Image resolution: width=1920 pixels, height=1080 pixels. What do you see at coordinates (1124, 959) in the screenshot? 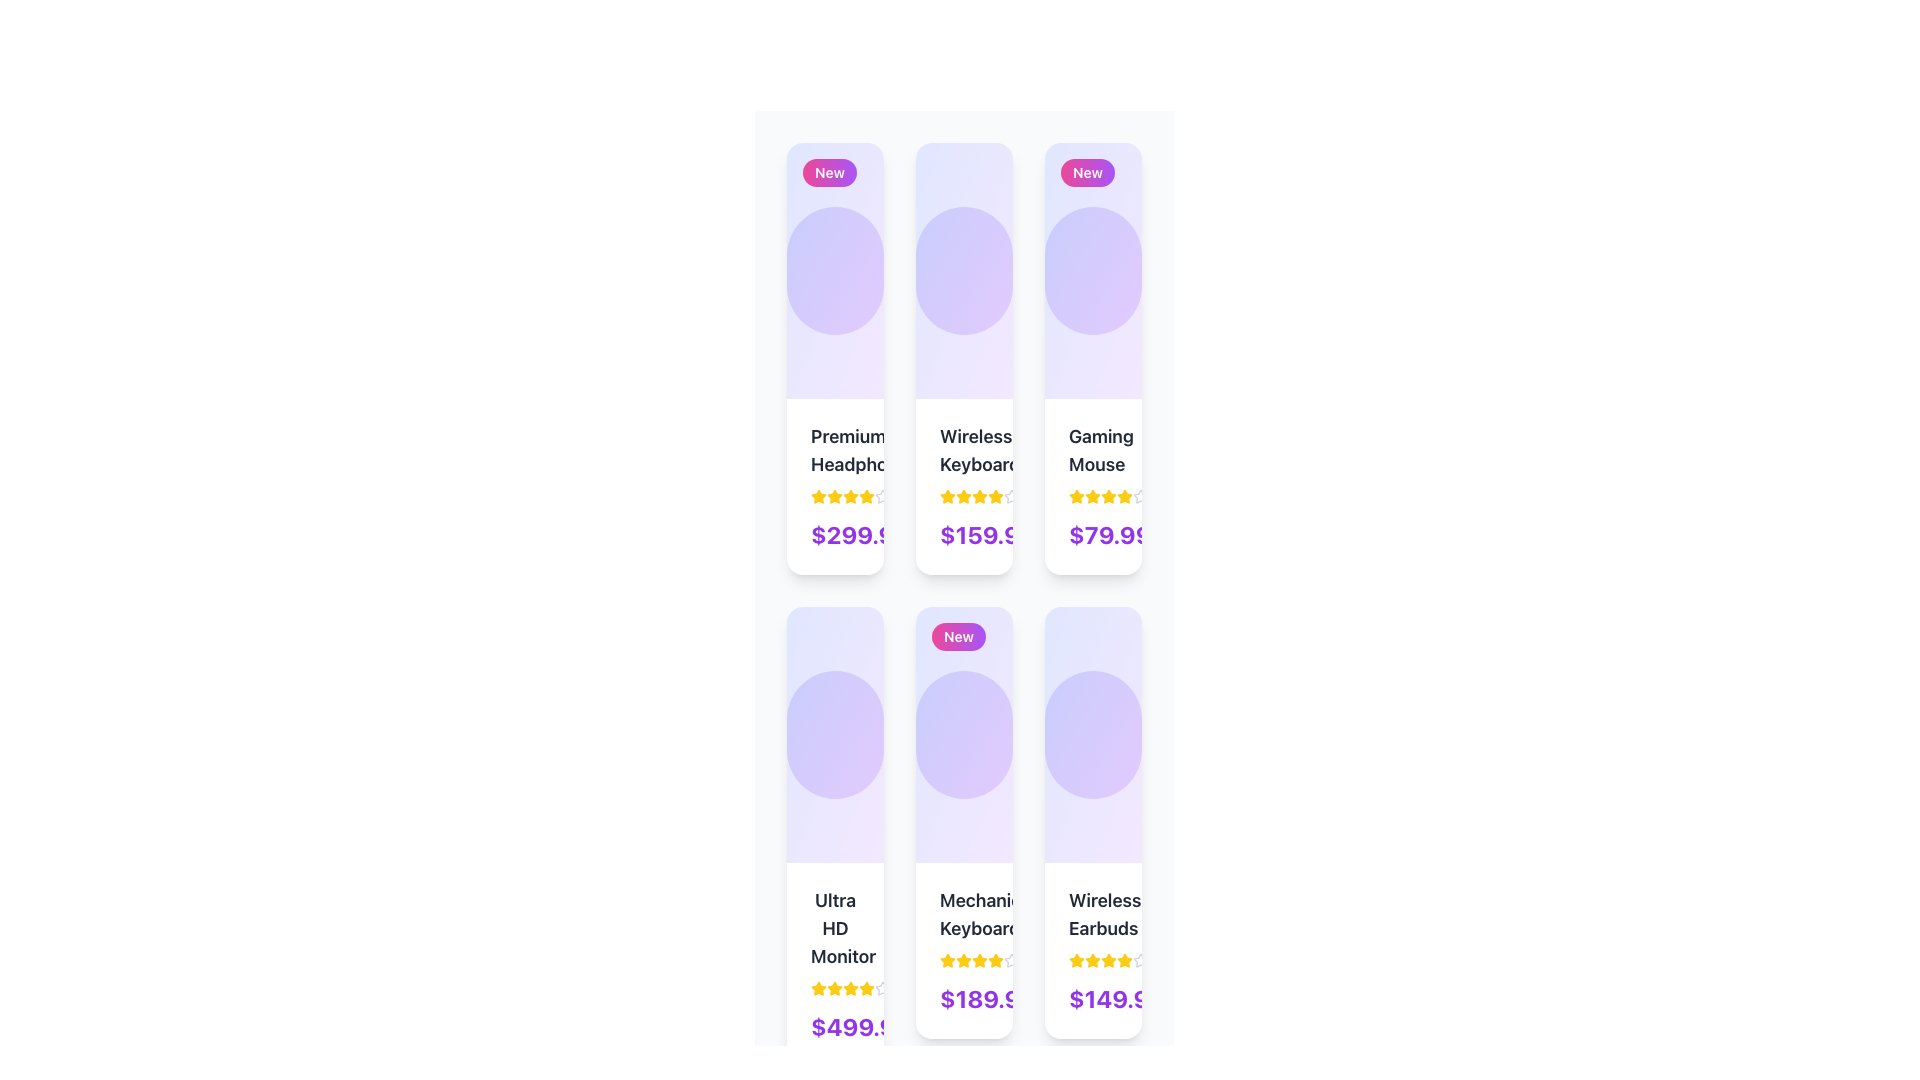
I see `the fourth star icon filled with yellow color, positioned below the 'Wireless Earbuds' card` at bounding box center [1124, 959].